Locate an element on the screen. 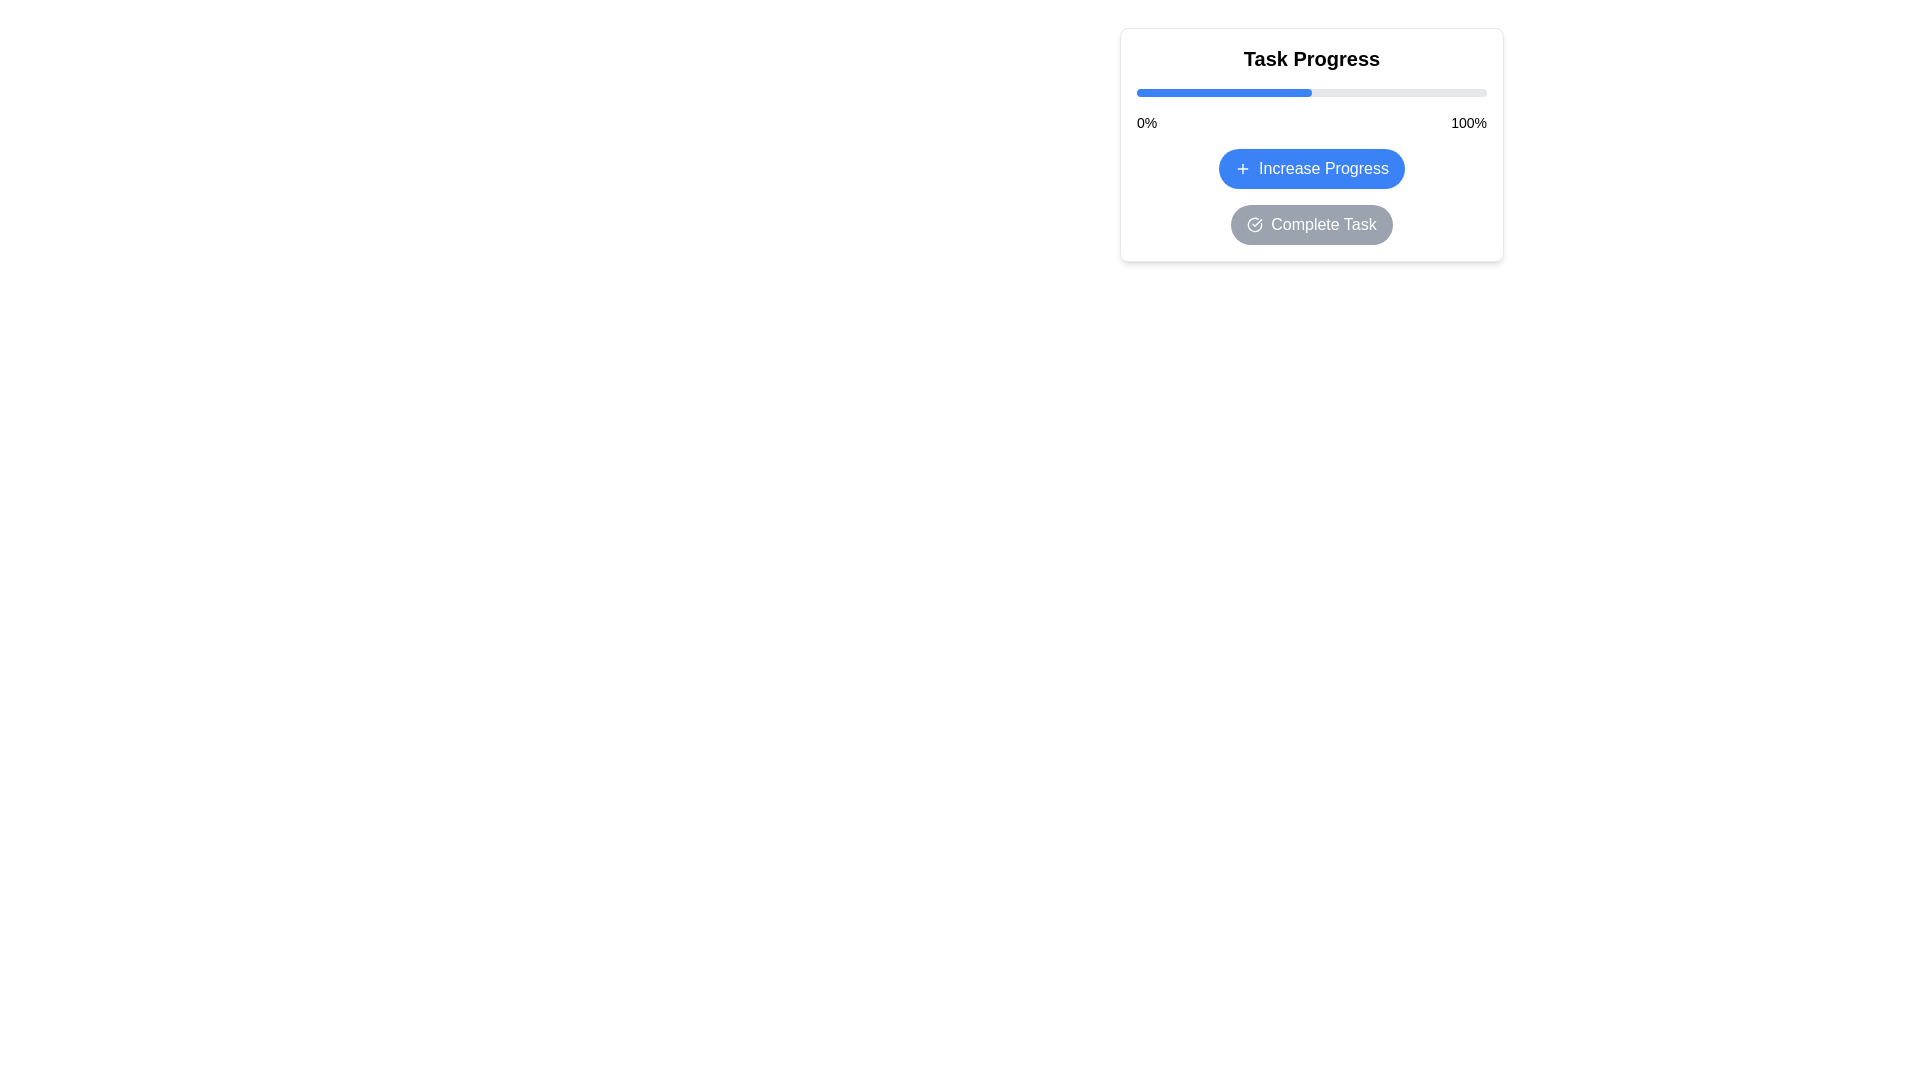 Image resolution: width=1920 pixels, height=1080 pixels. the circular icon with a check mark inside, located is located at coordinates (1253, 224).